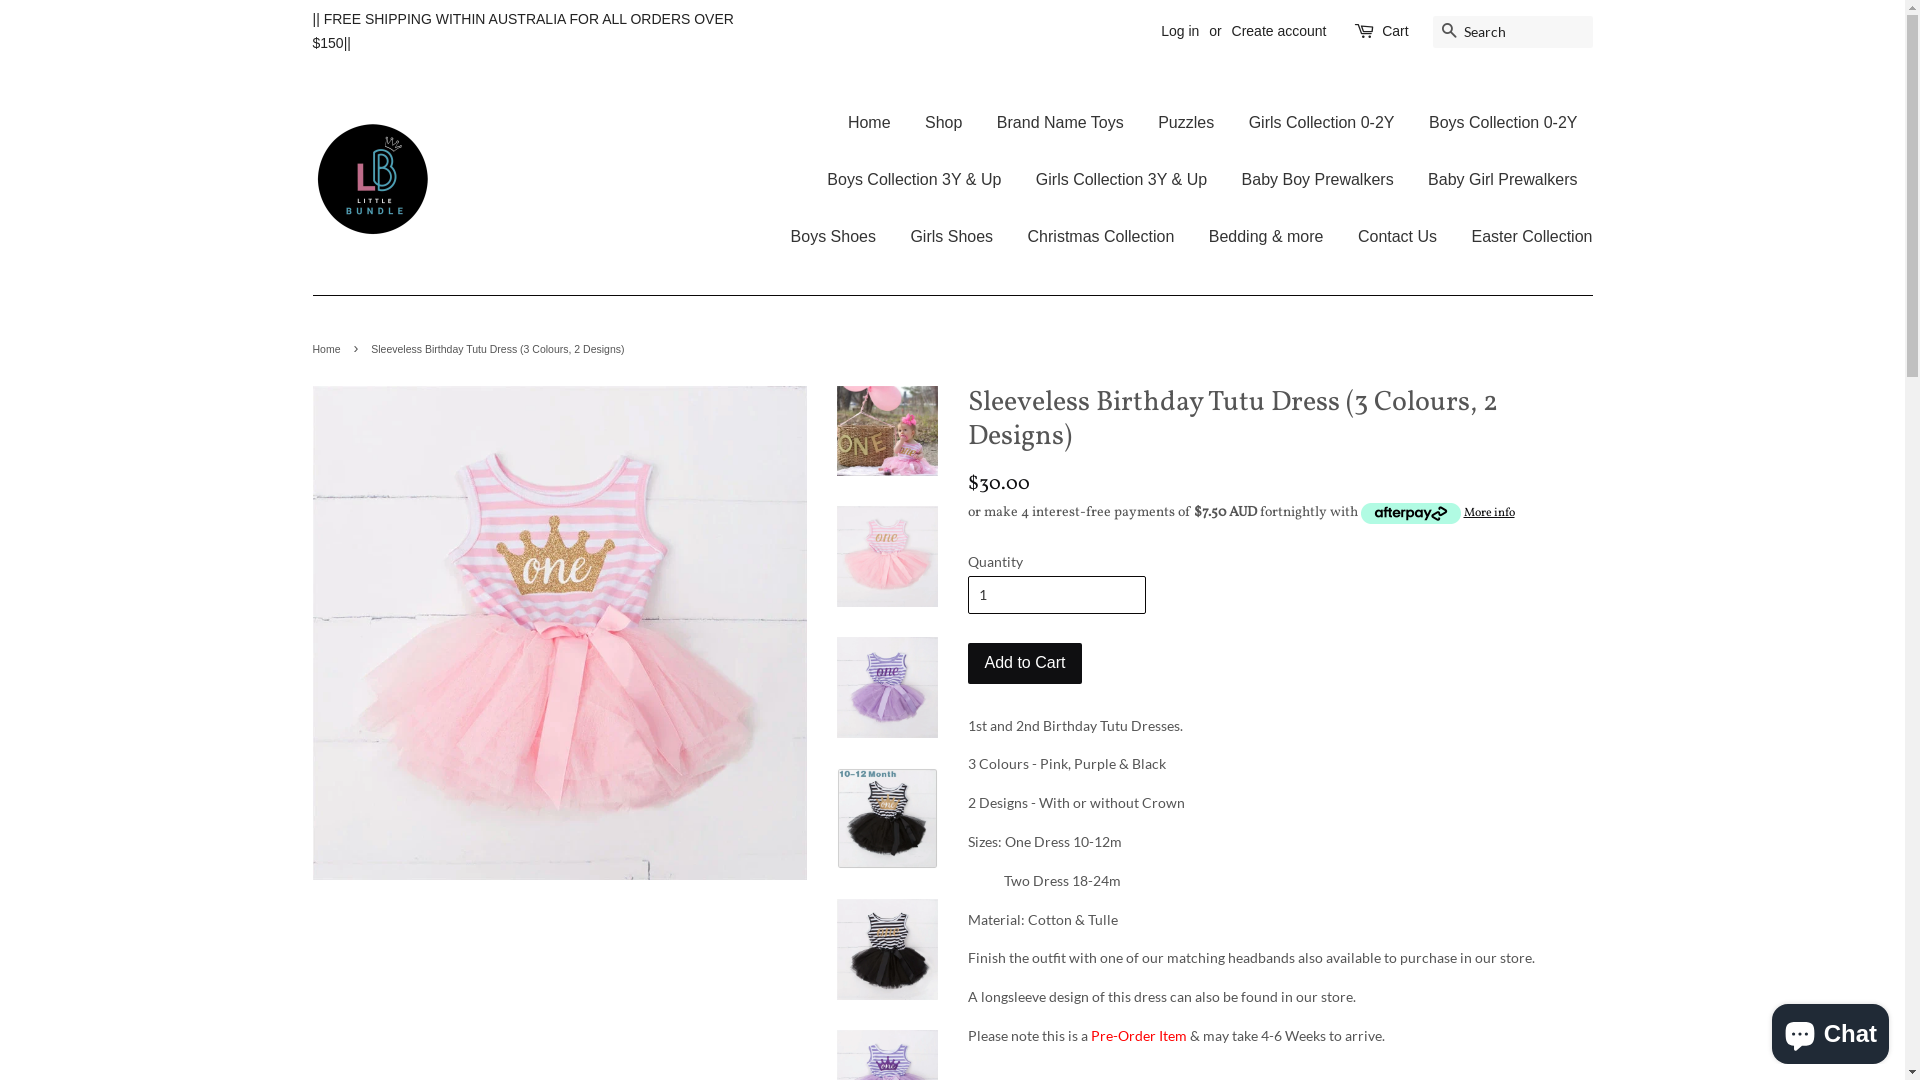 The width and height of the screenshot is (1920, 1080). What do you see at coordinates (328, 347) in the screenshot?
I see `'Home'` at bounding box center [328, 347].